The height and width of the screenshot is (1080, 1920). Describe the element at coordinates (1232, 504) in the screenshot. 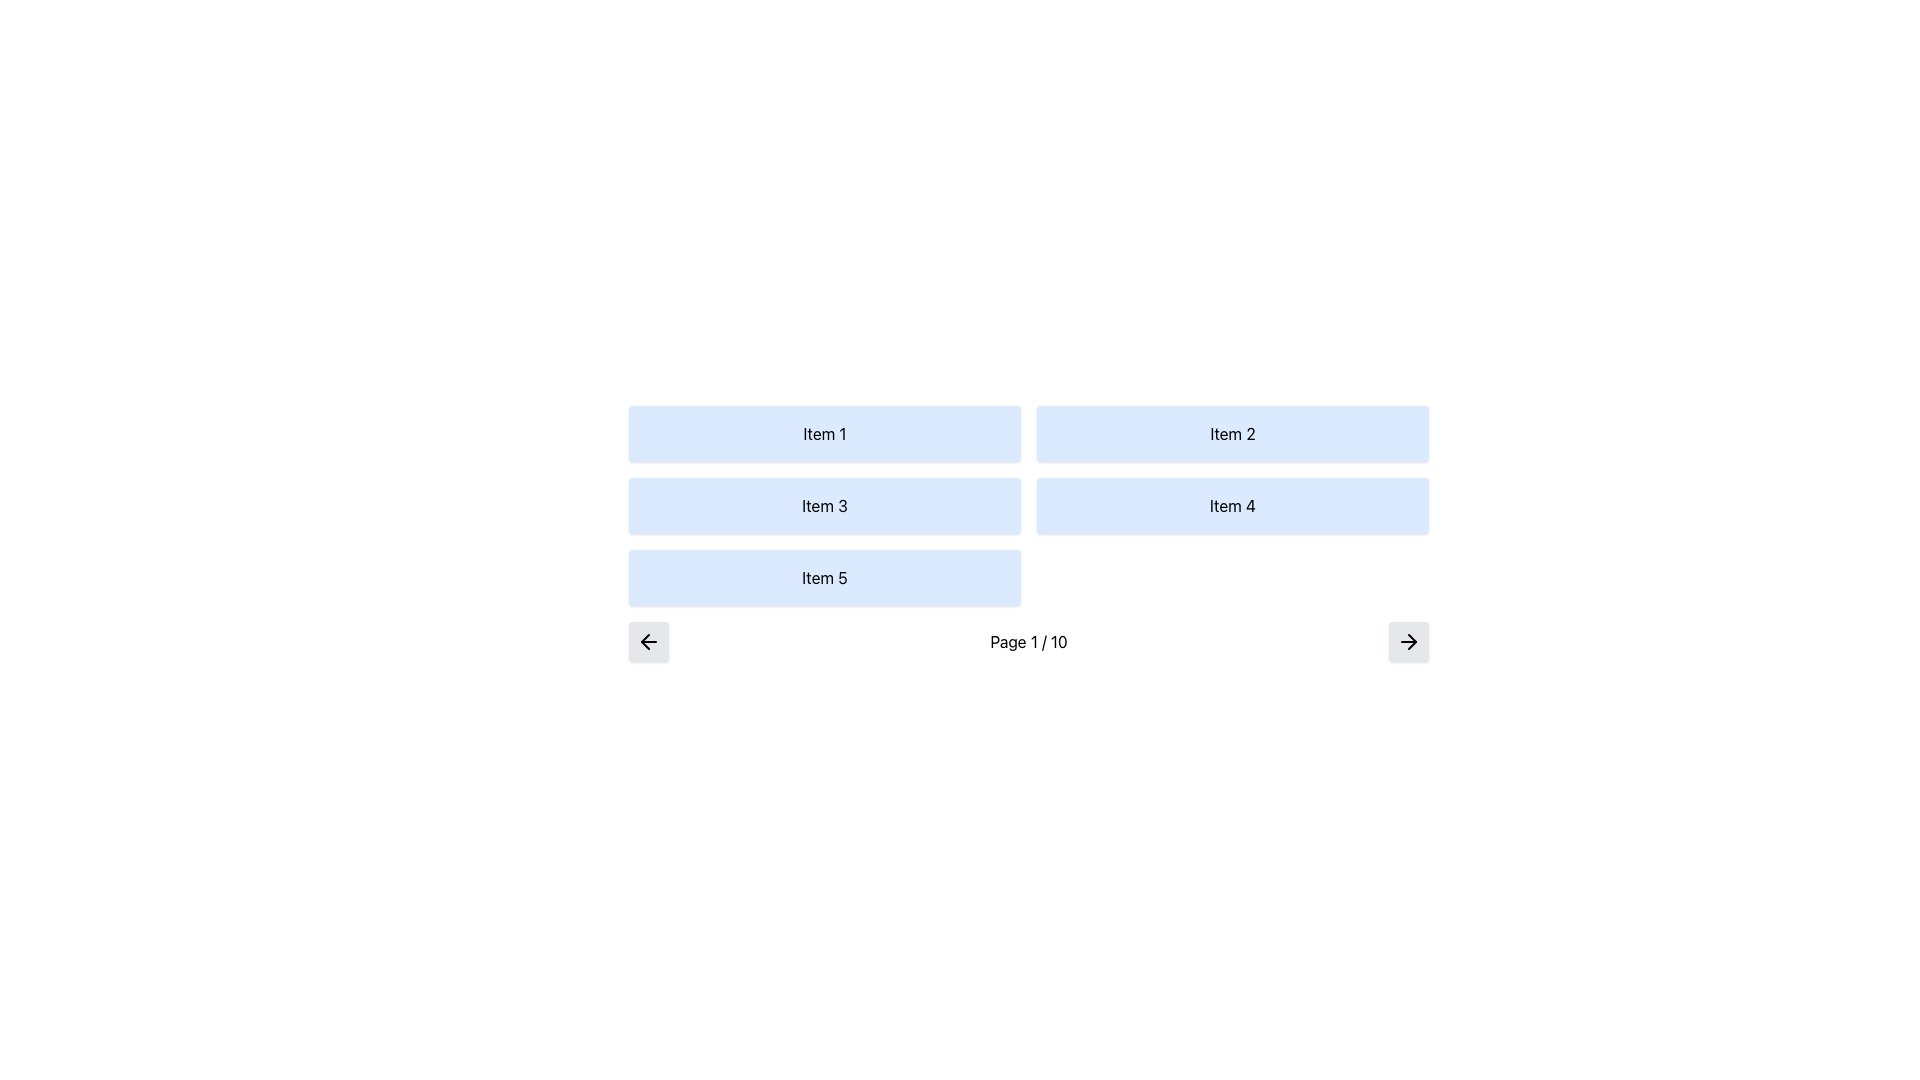

I see `the button for 'Item 4' located in the second column and second row of the grid layout, which is the fourth button in a sequence of five buttons` at that location.